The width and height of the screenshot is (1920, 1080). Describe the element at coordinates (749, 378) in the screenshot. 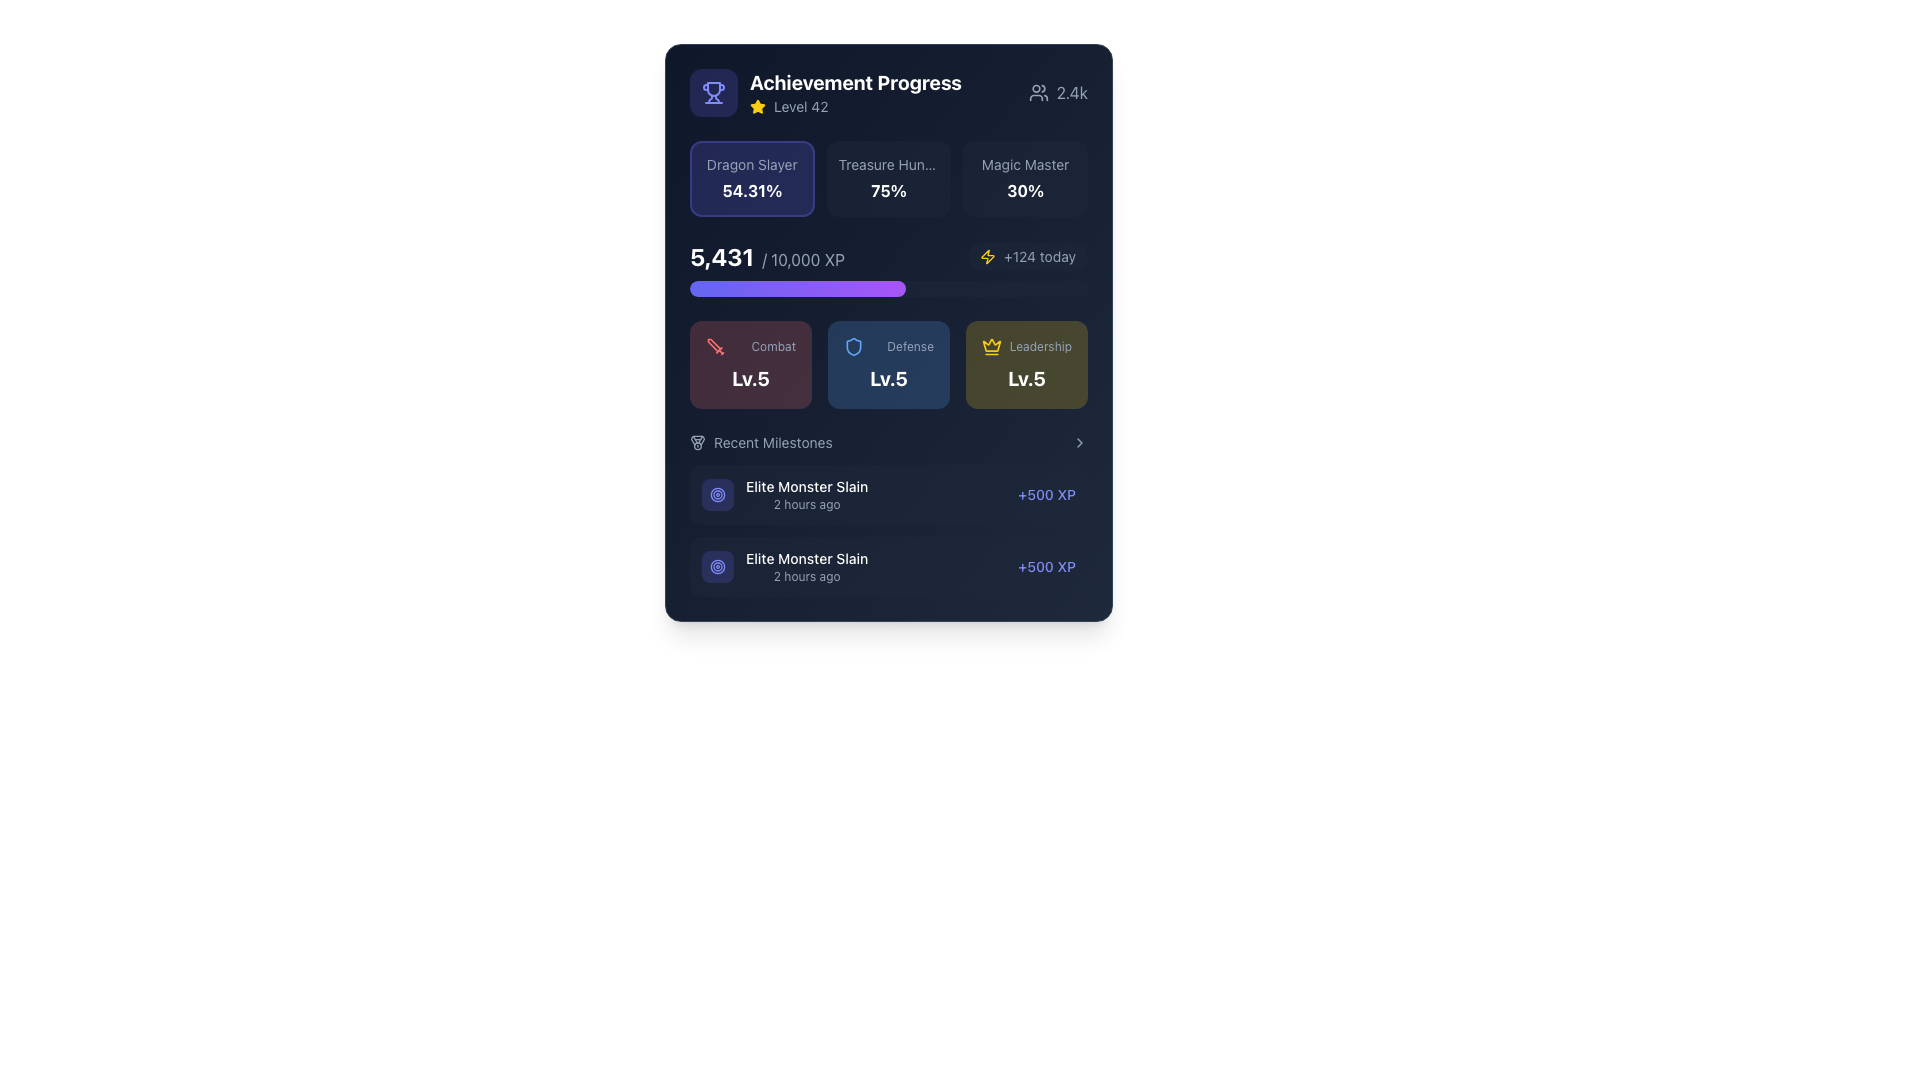

I see `the 'Lv.5' text label` at that location.